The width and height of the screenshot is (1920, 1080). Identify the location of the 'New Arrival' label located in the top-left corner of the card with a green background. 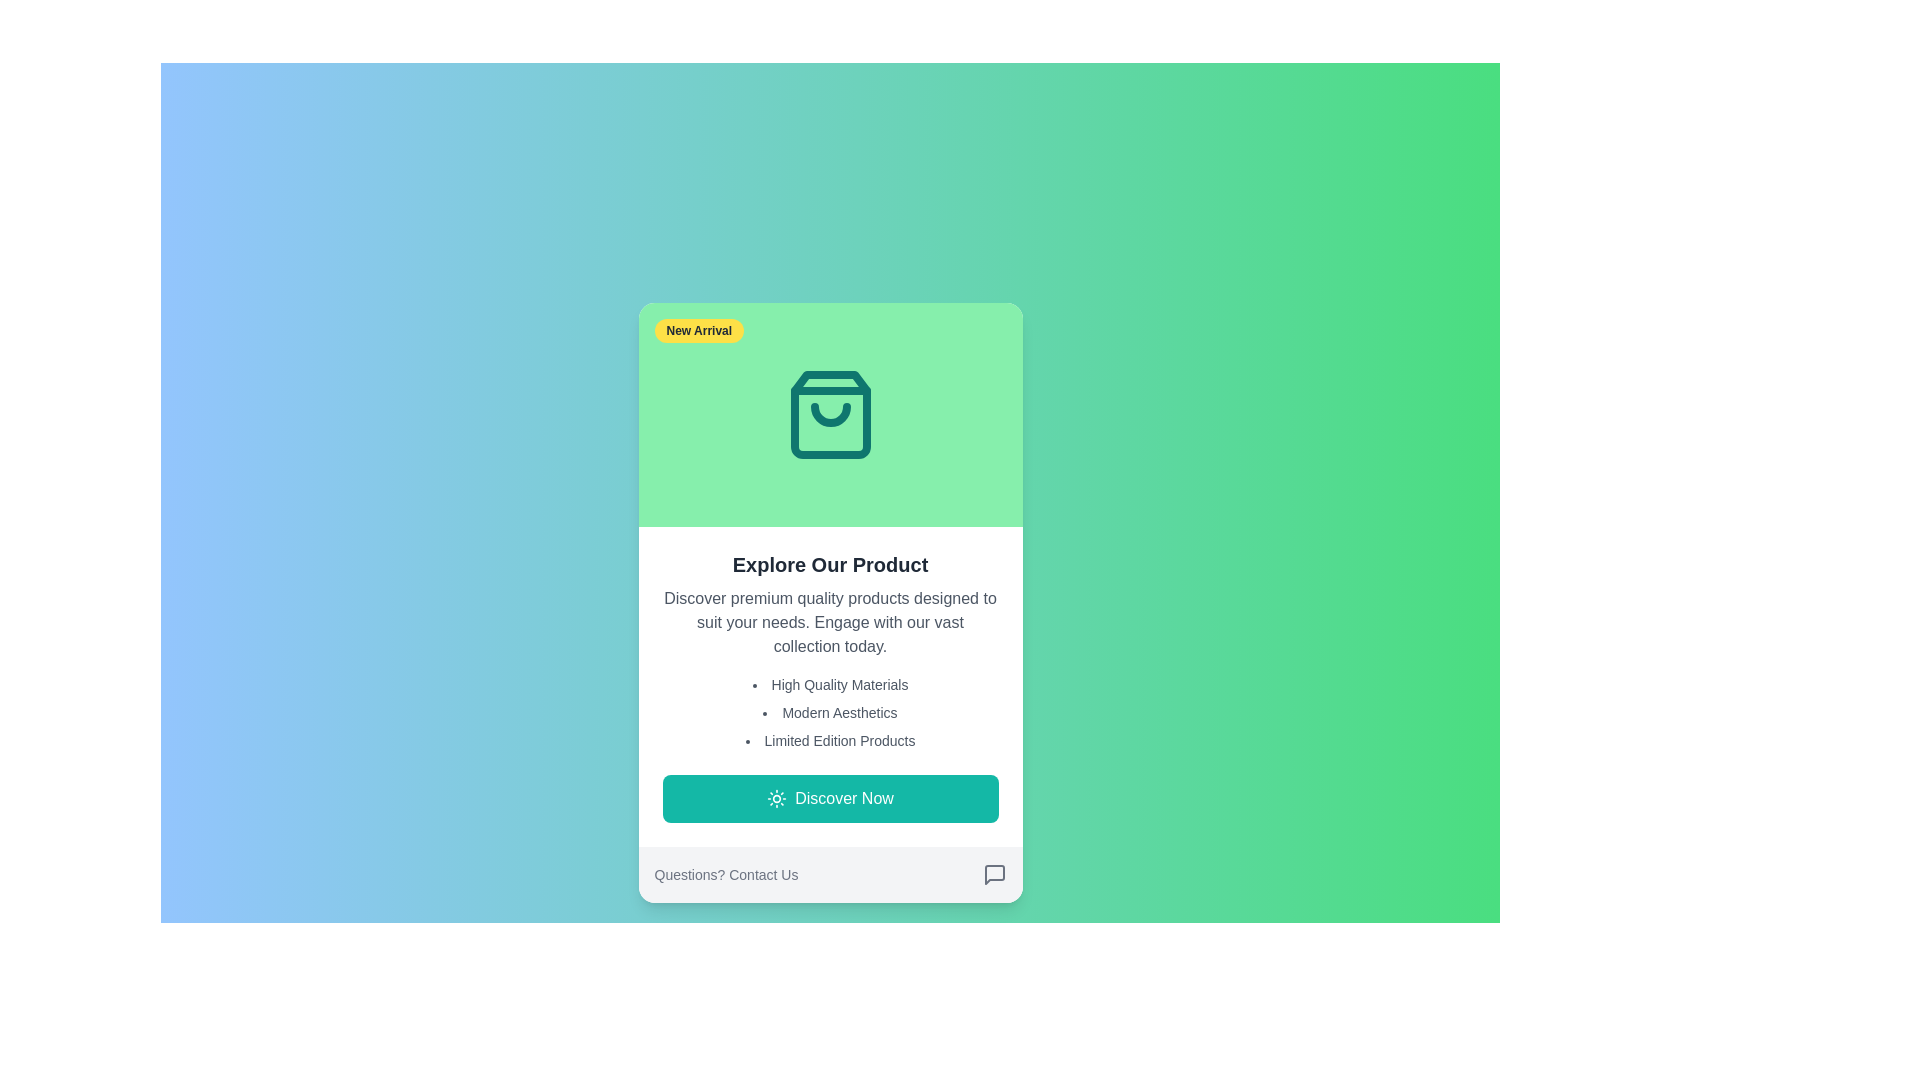
(699, 330).